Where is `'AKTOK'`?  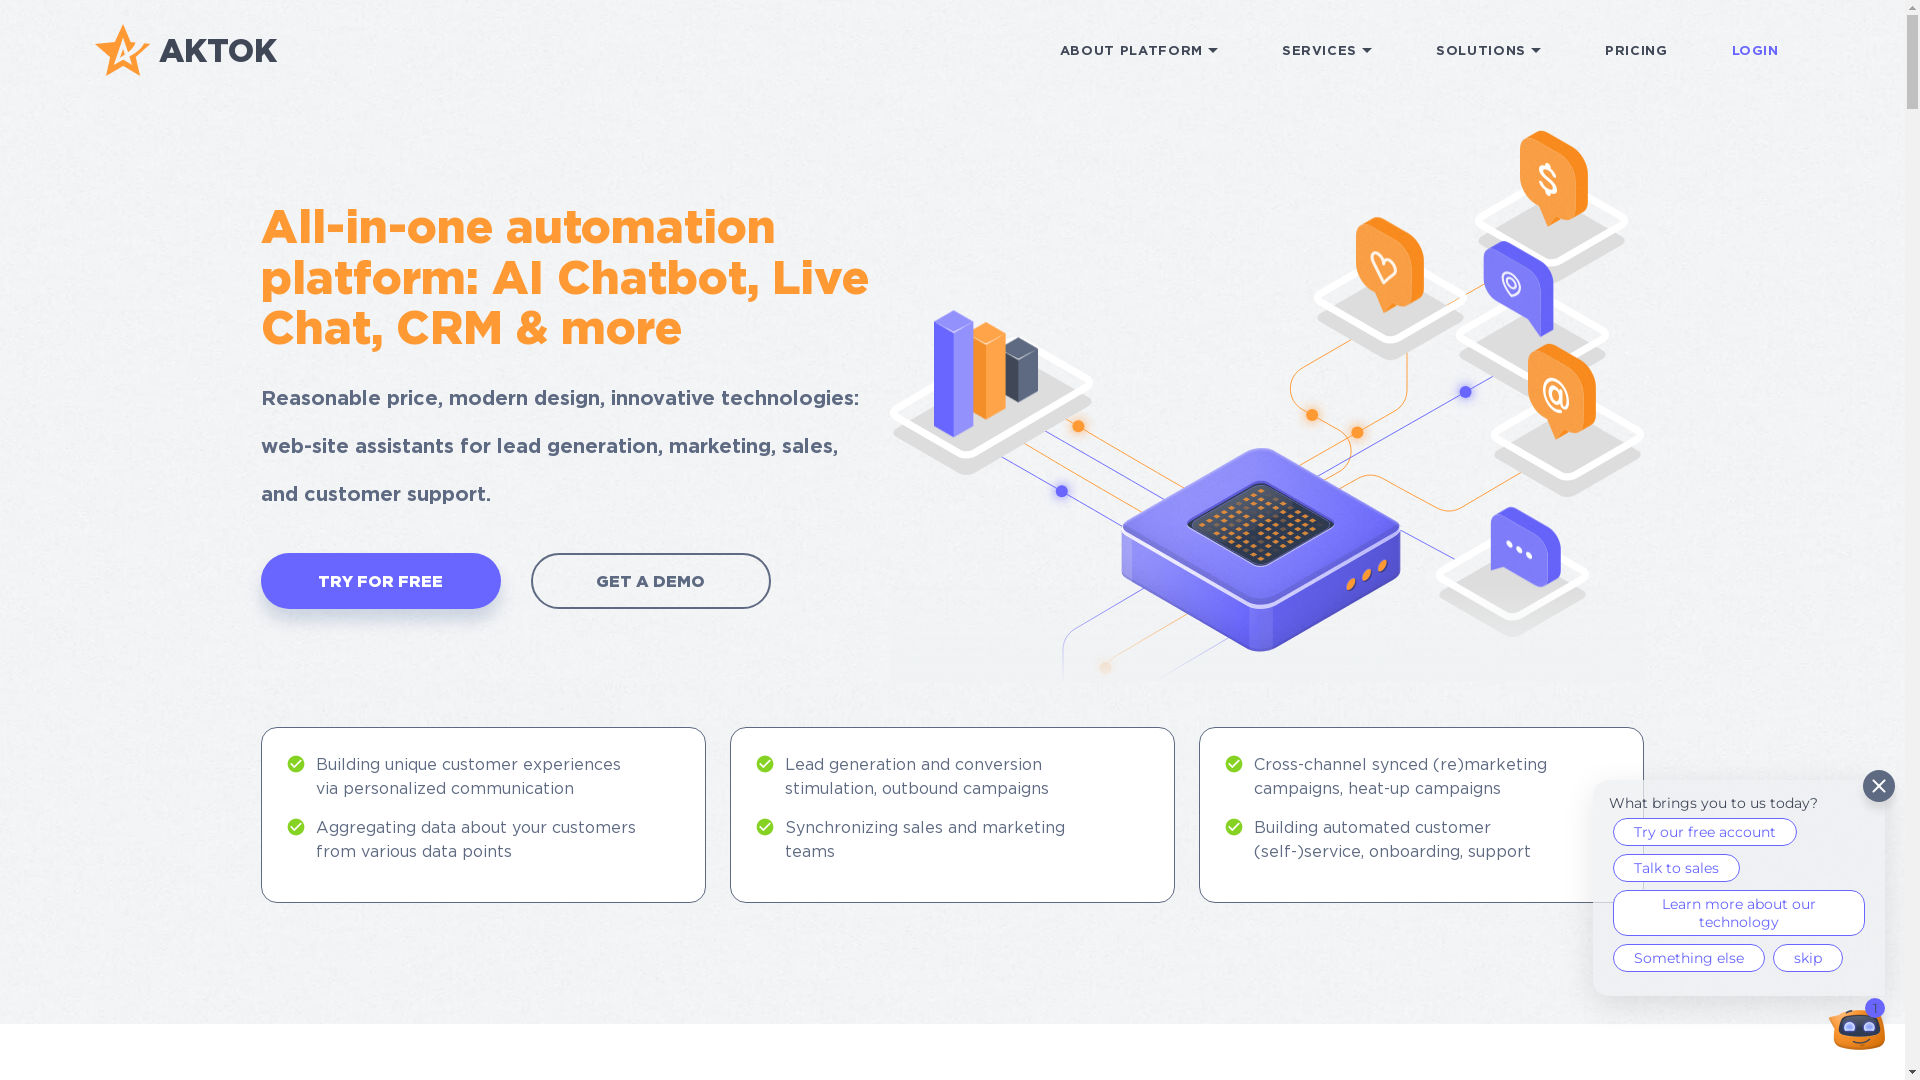
'AKTOK' is located at coordinates (94, 49).